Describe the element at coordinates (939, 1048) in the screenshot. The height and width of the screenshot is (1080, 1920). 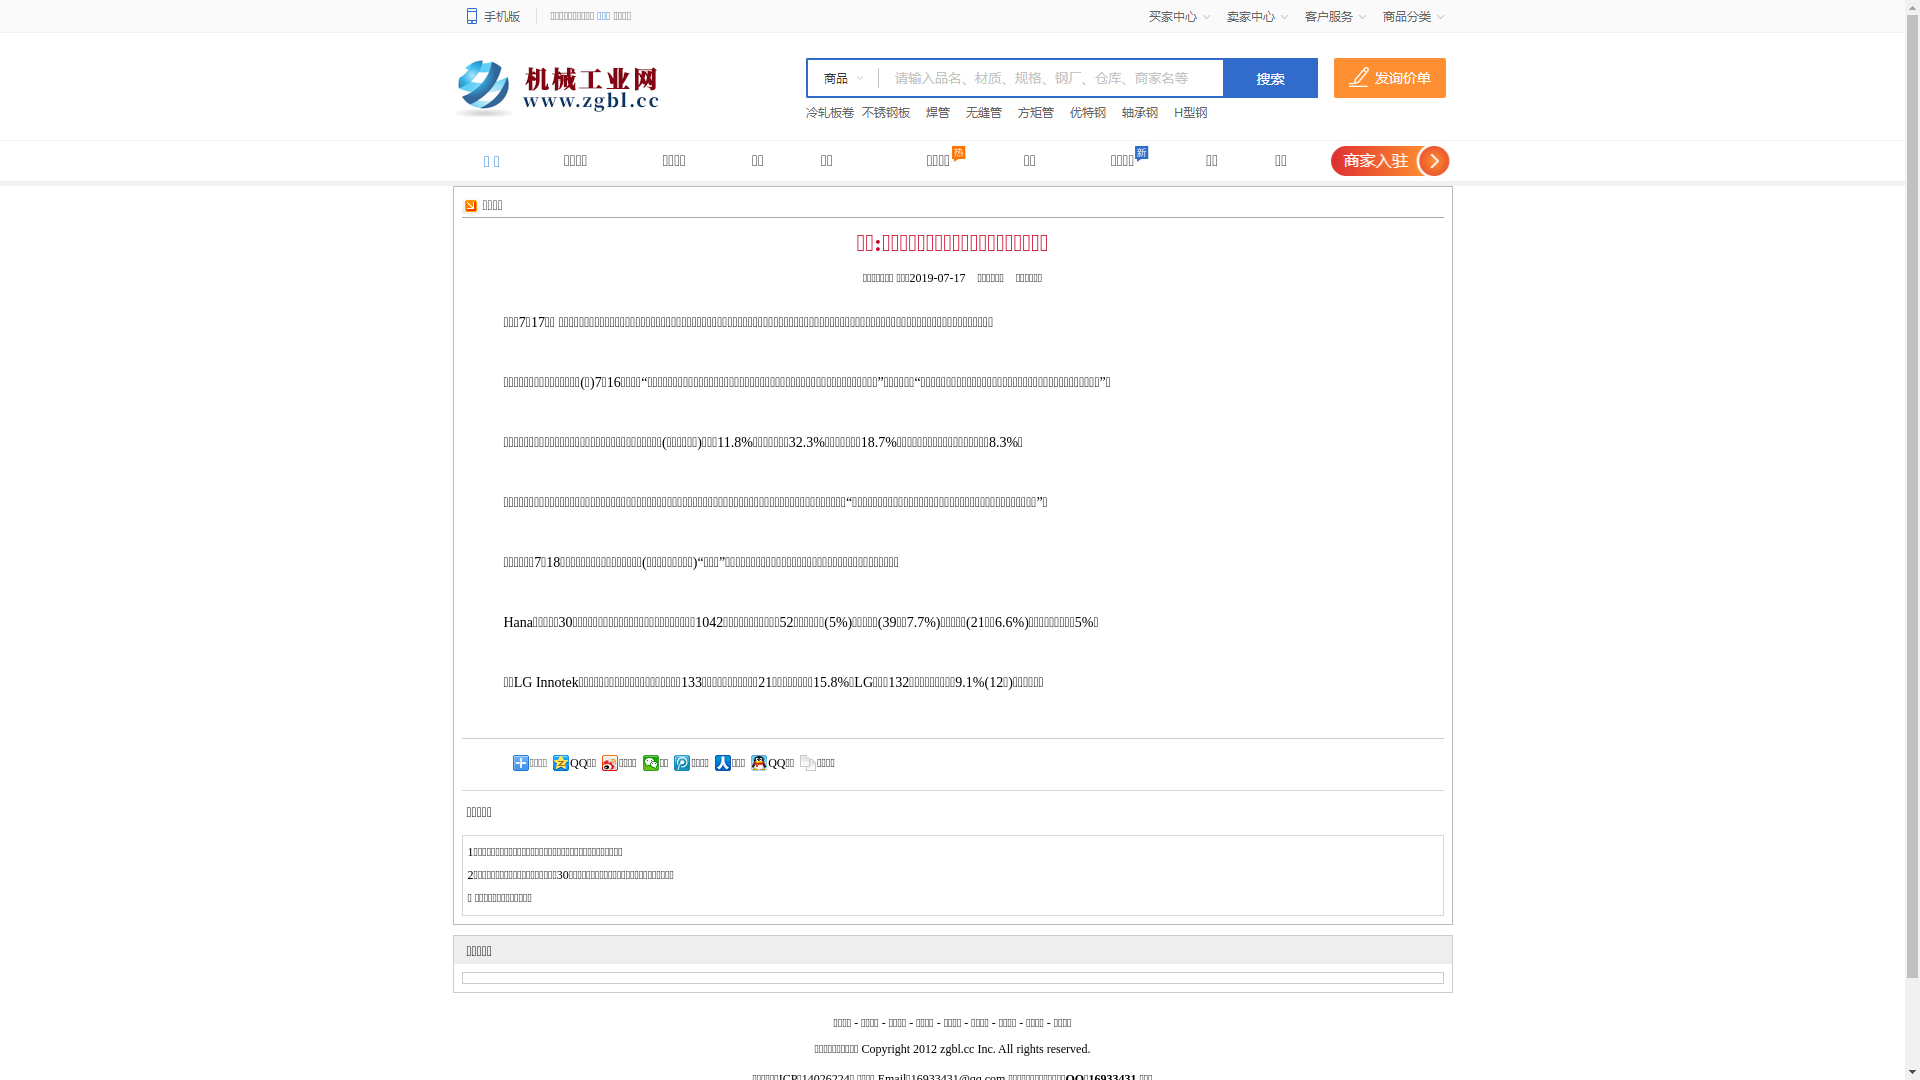
I see `'zgbl.cc'` at that location.